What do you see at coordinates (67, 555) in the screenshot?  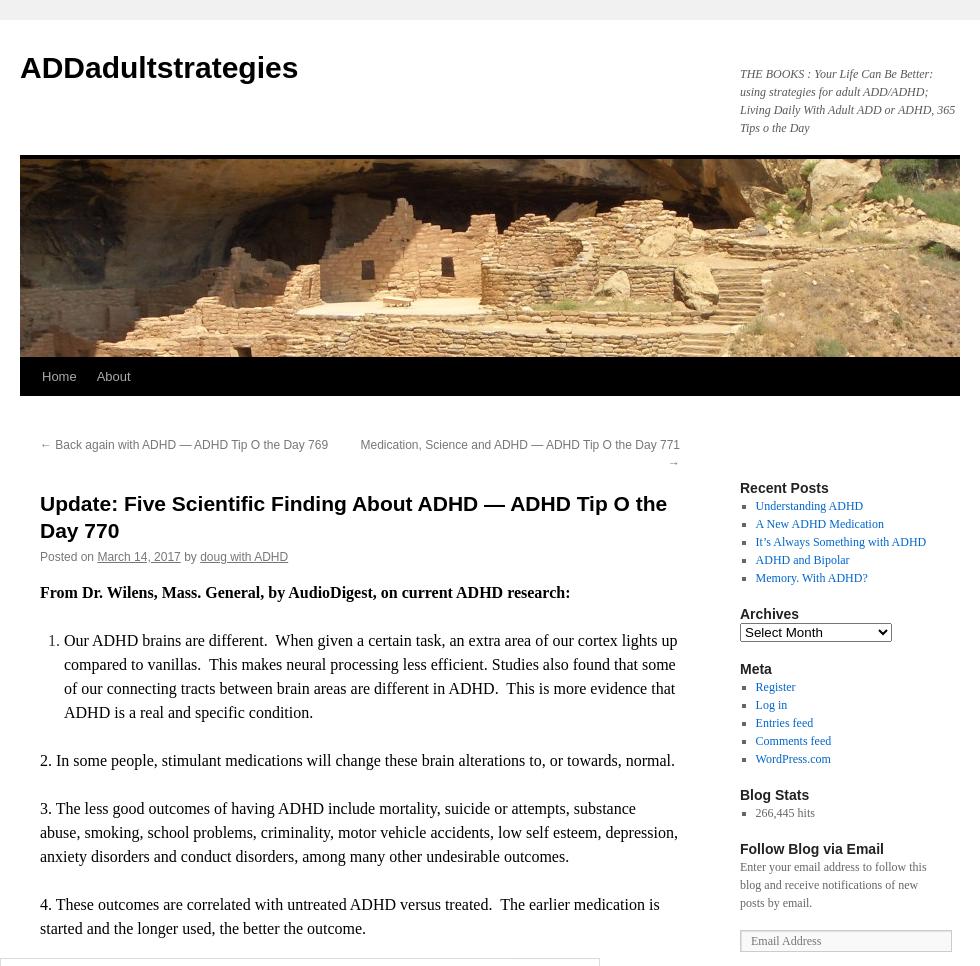 I see `'Posted on'` at bounding box center [67, 555].